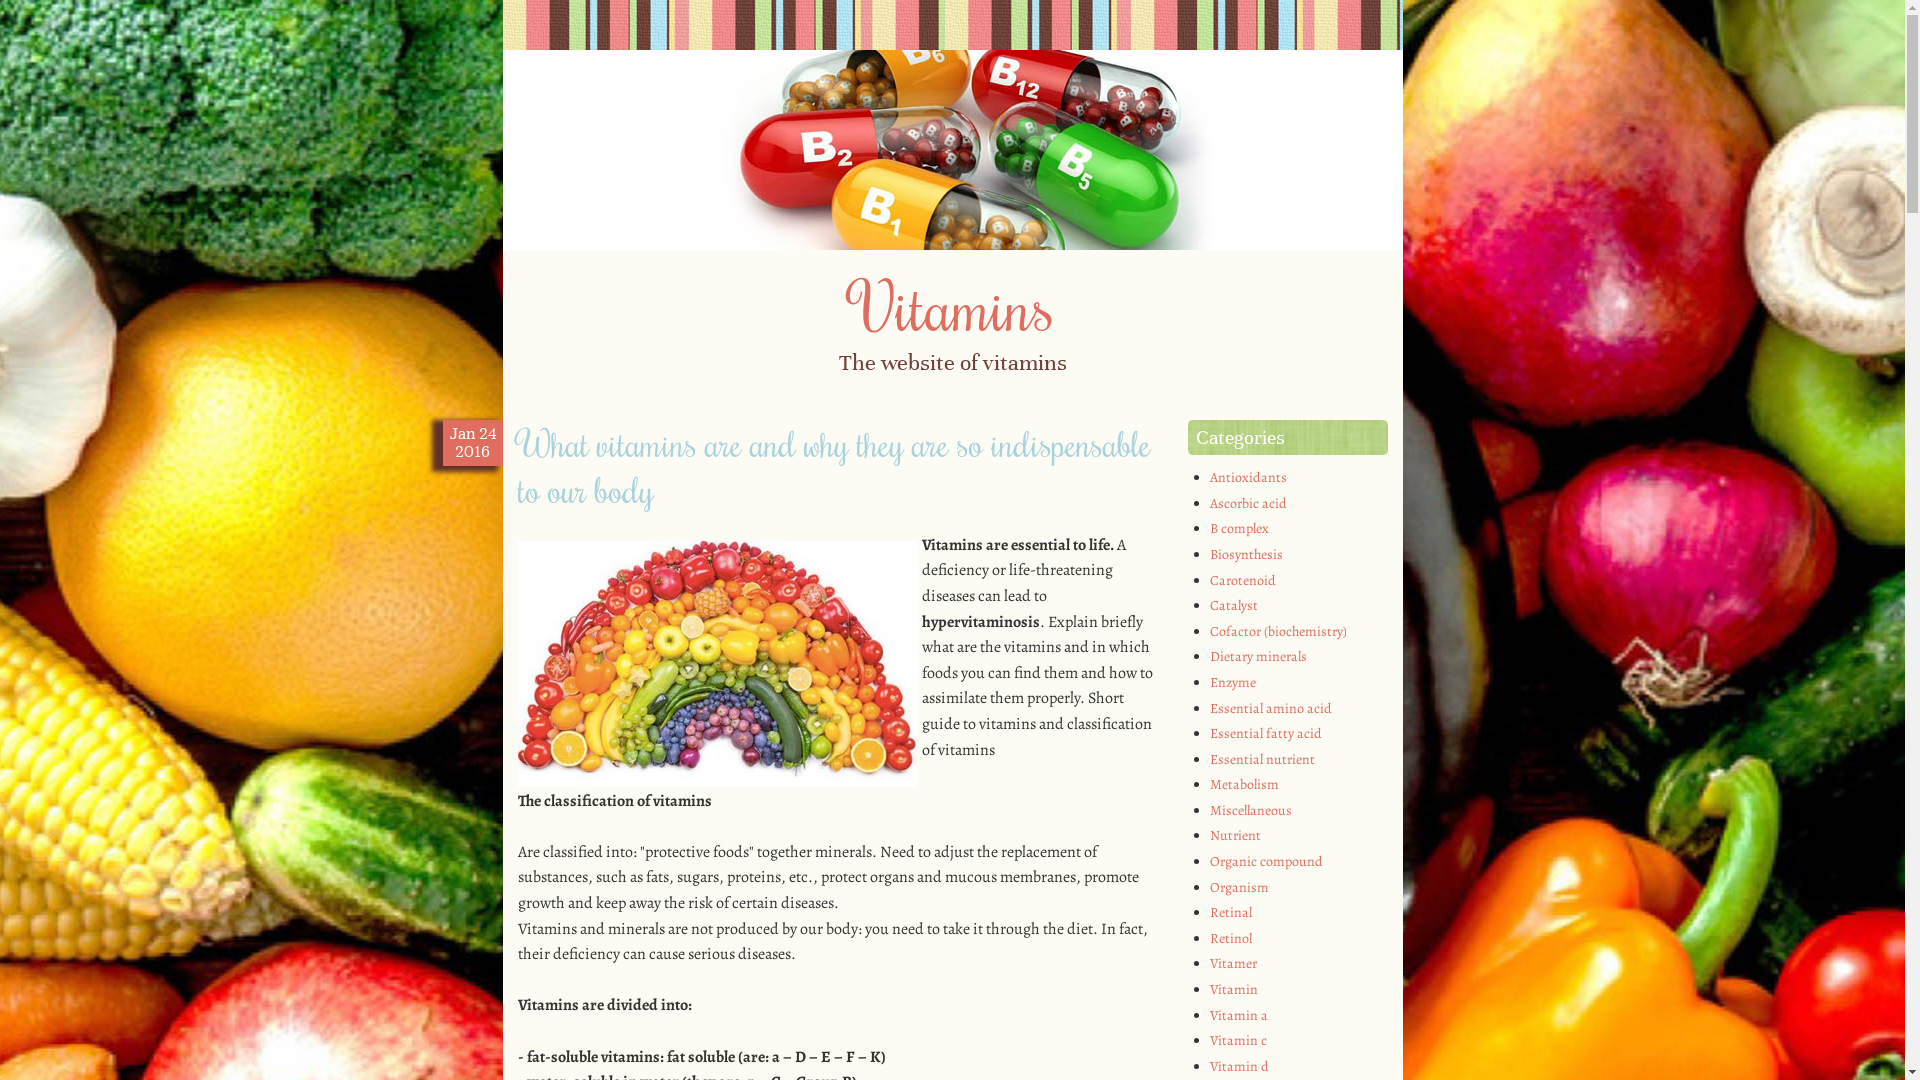 This screenshot has width=1920, height=1080. What do you see at coordinates (1257, 656) in the screenshot?
I see `'Dietary minerals'` at bounding box center [1257, 656].